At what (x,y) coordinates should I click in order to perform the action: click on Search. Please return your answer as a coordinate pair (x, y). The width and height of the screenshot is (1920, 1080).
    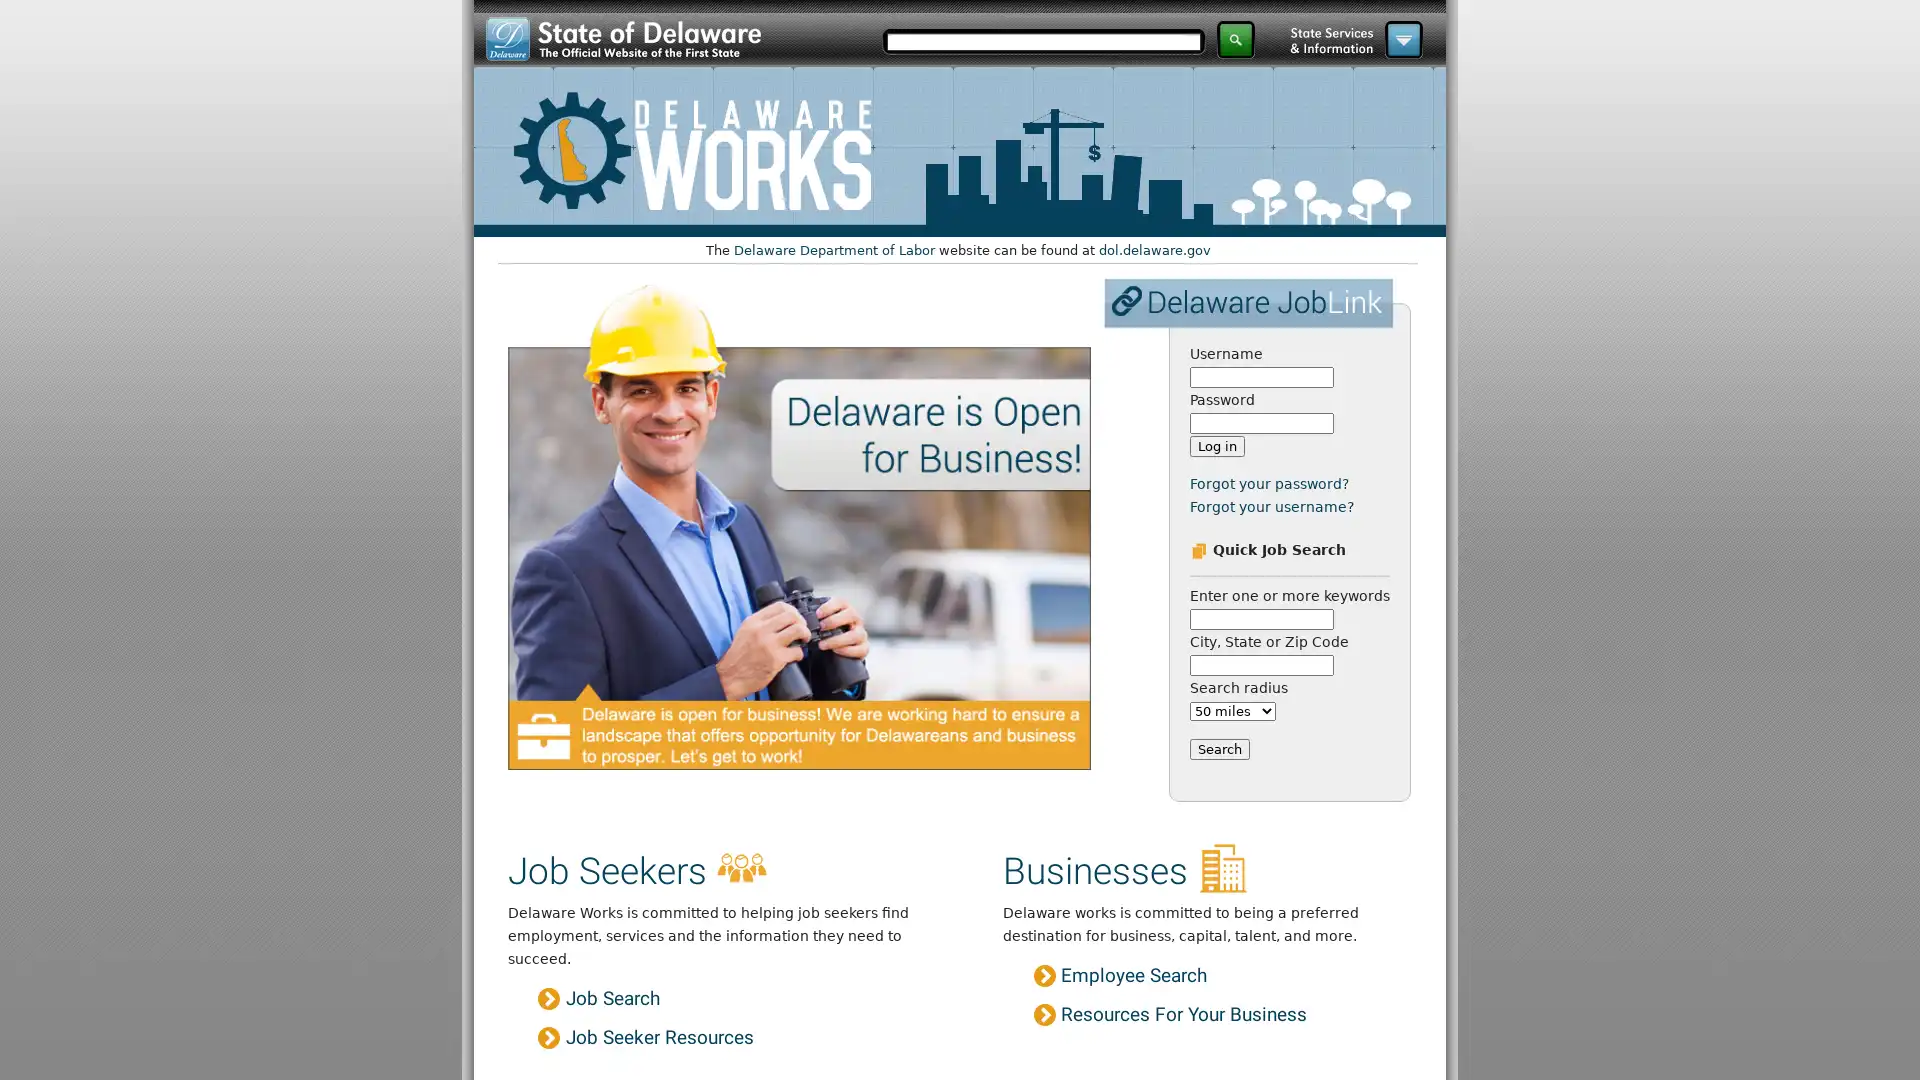
    Looking at the image, I should click on (1218, 748).